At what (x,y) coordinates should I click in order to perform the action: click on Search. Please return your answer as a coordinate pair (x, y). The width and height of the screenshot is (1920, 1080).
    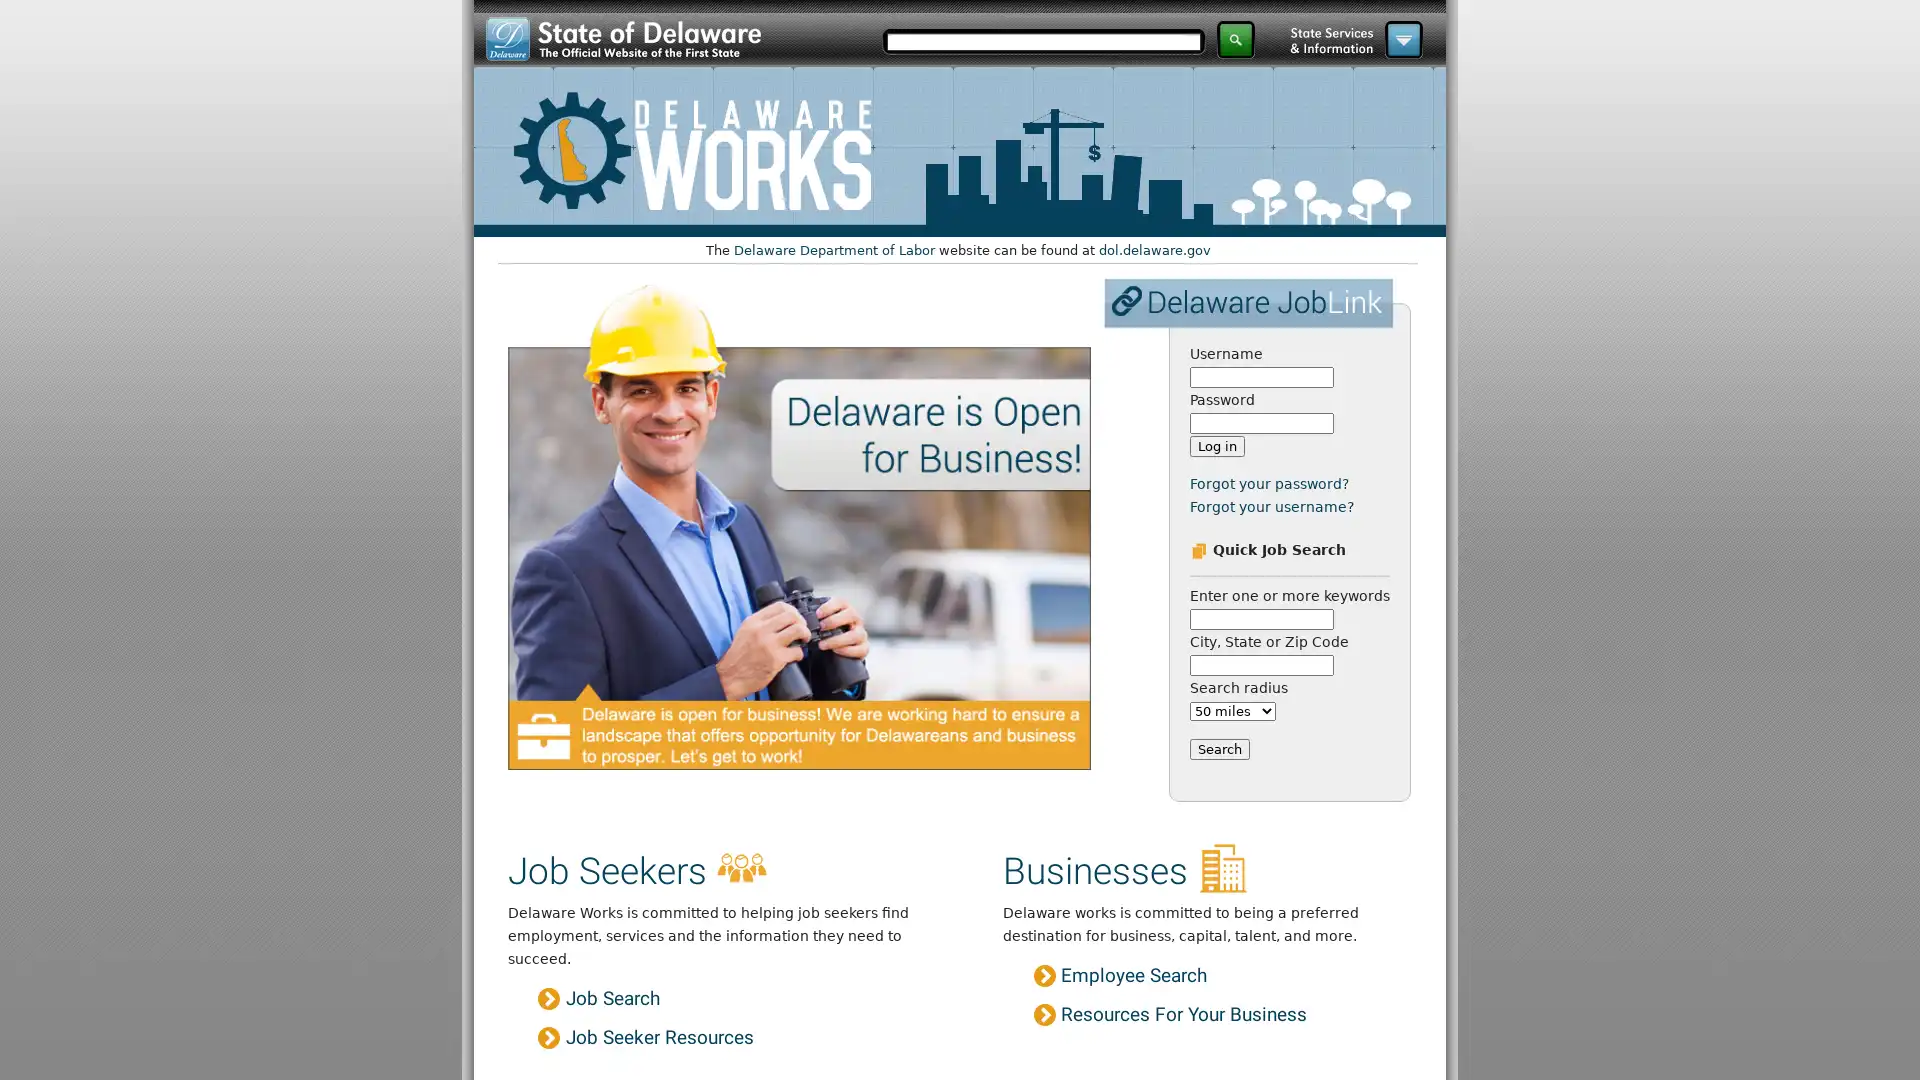
    Looking at the image, I should click on (1218, 748).